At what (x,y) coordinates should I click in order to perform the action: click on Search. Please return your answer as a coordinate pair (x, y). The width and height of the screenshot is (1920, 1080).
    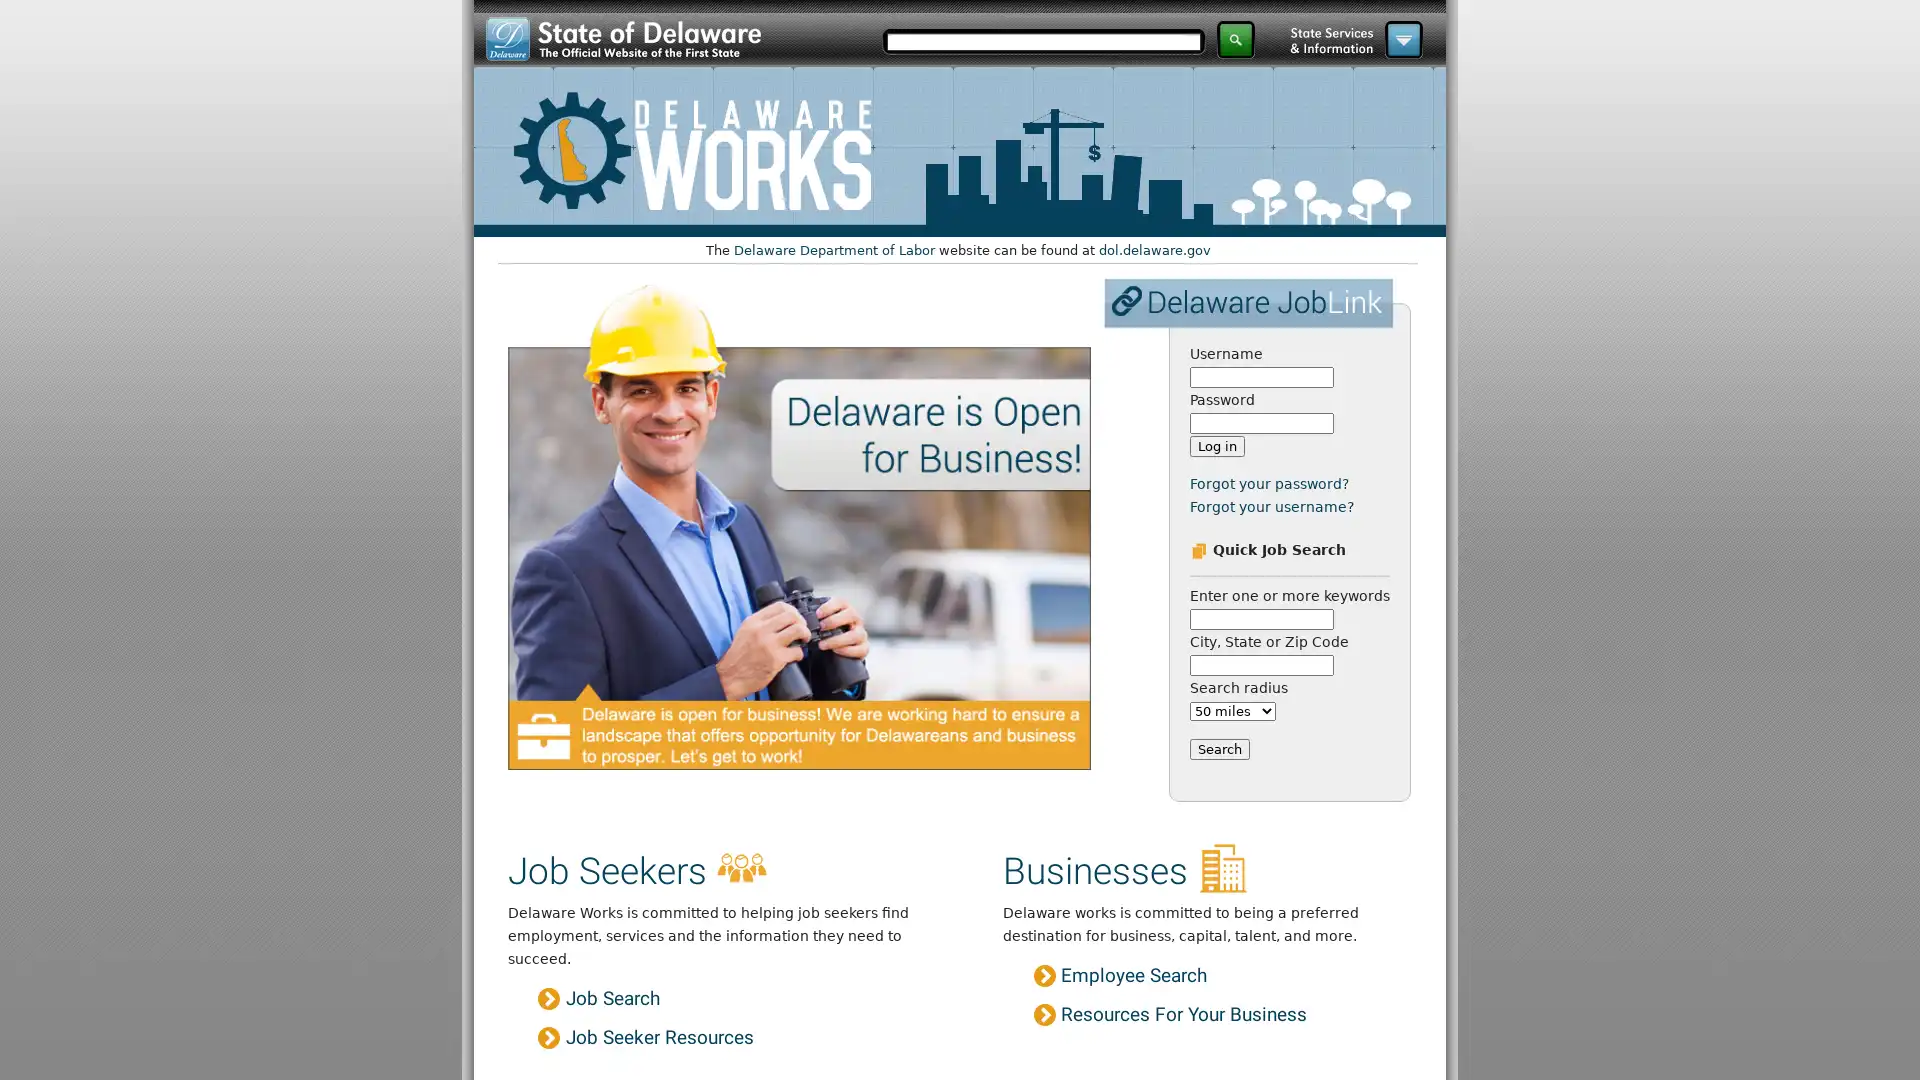
    Looking at the image, I should click on (1218, 748).